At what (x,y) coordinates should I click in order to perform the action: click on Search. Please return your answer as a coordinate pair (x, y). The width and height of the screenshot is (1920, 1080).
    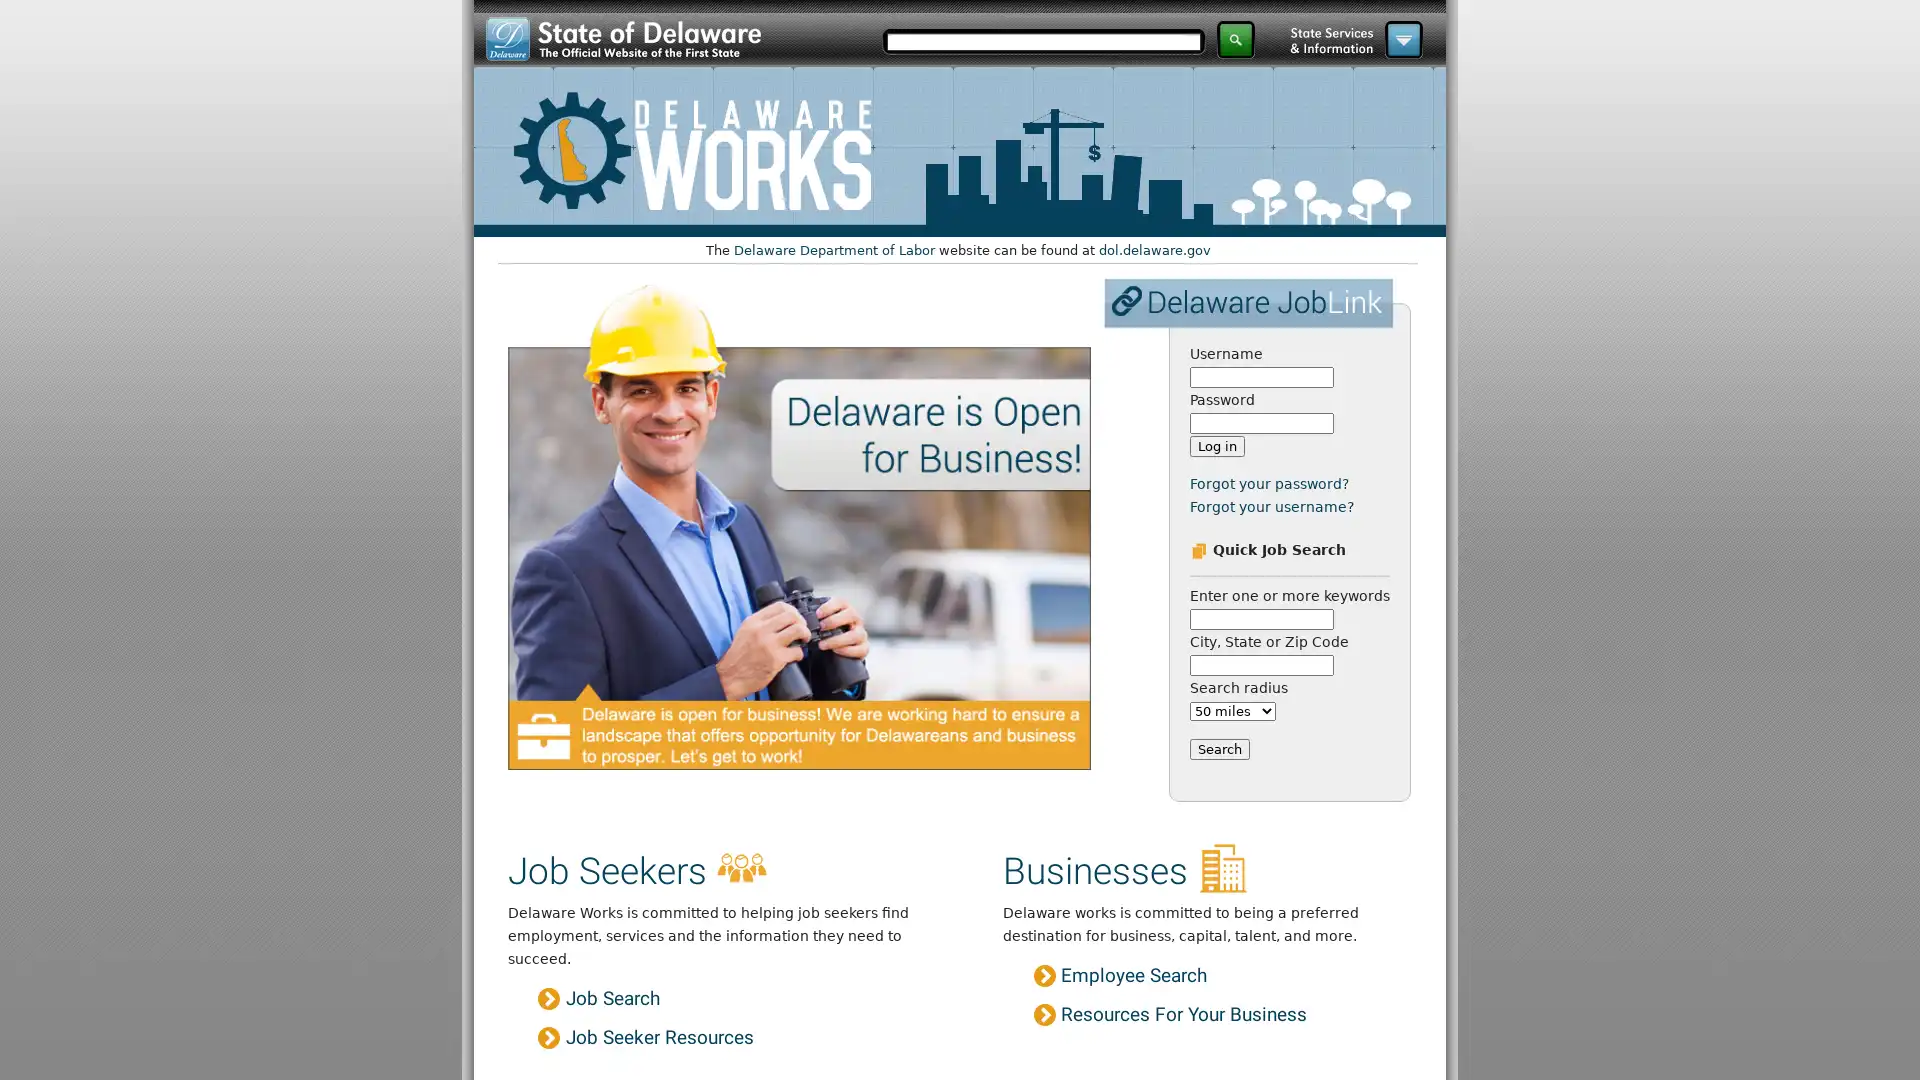
    Looking at the image, I should click on (1218, 748).